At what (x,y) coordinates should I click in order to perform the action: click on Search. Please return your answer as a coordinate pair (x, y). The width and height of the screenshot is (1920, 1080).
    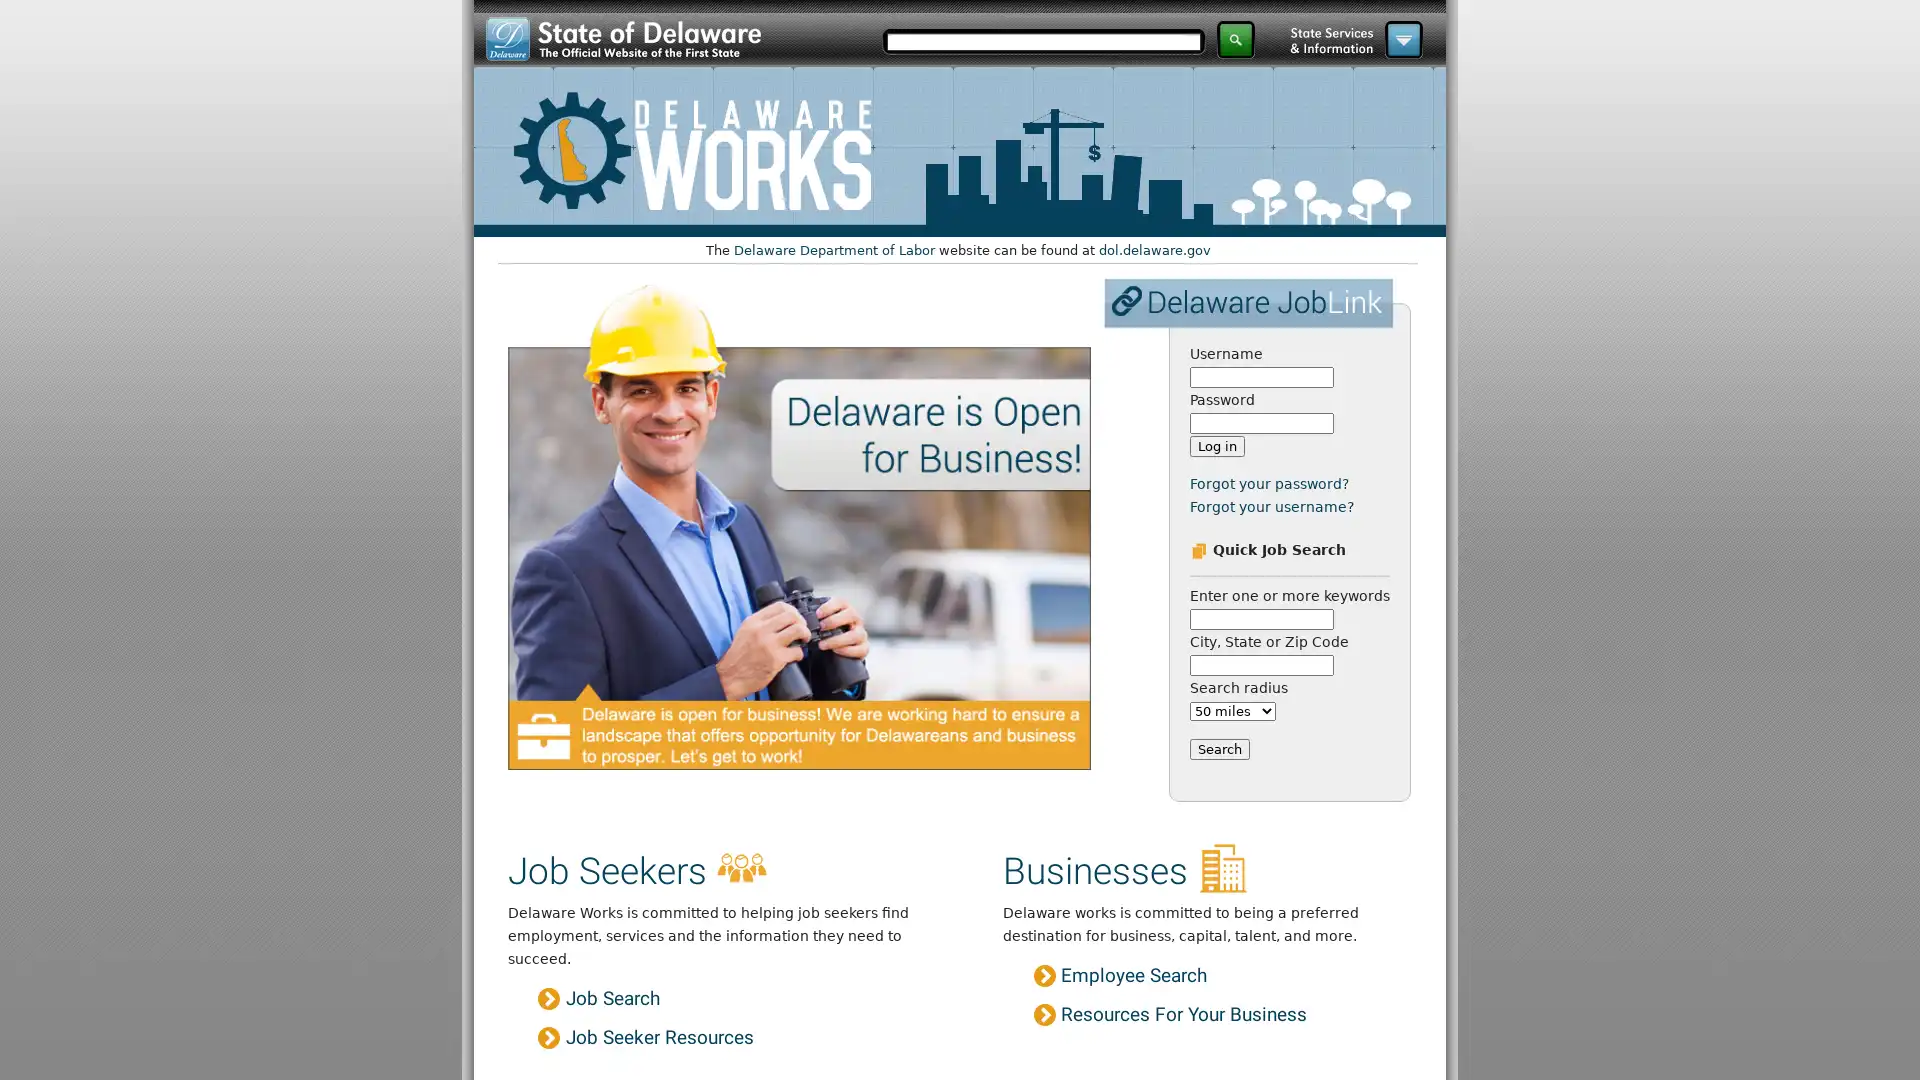
    Looking at the image, I should click on (1218, 748).